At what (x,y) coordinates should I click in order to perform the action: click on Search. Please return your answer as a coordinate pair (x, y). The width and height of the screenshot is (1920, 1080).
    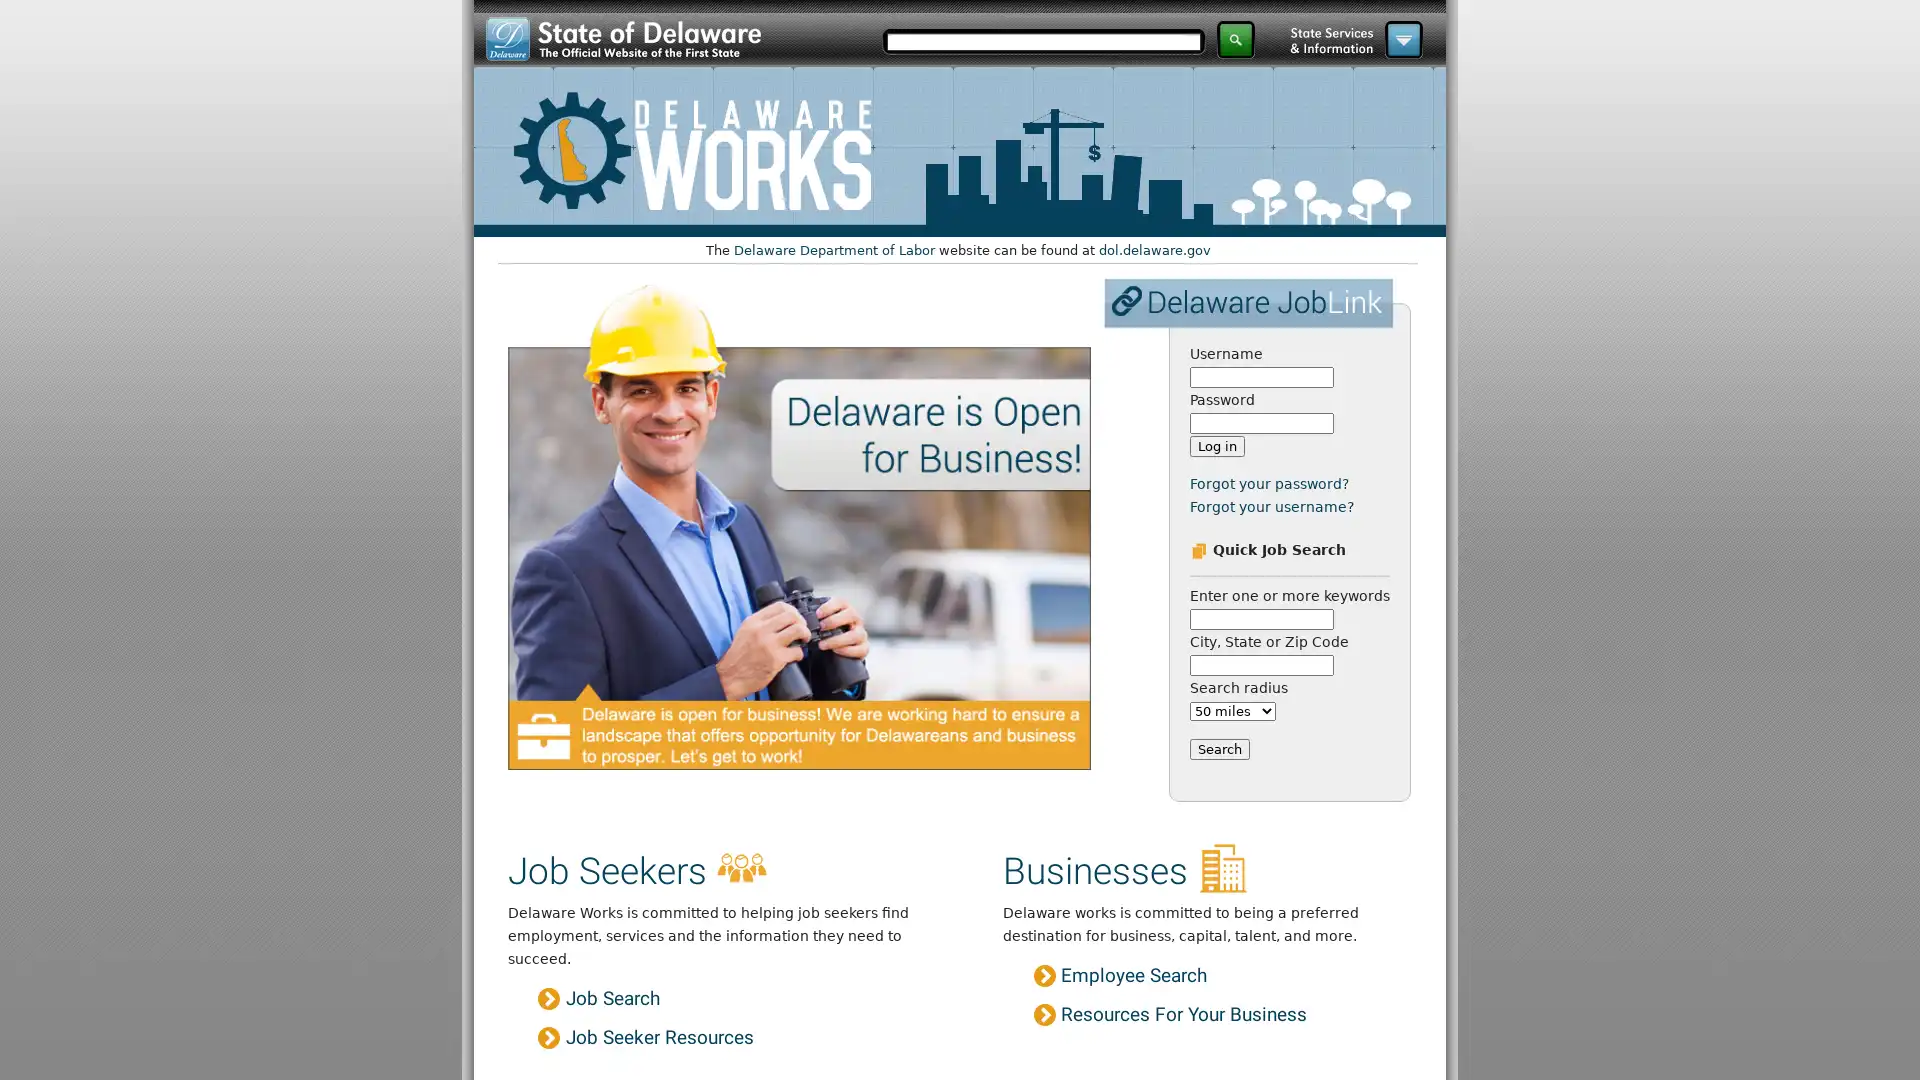
    Looking at the image, I should click on (1218, 748).